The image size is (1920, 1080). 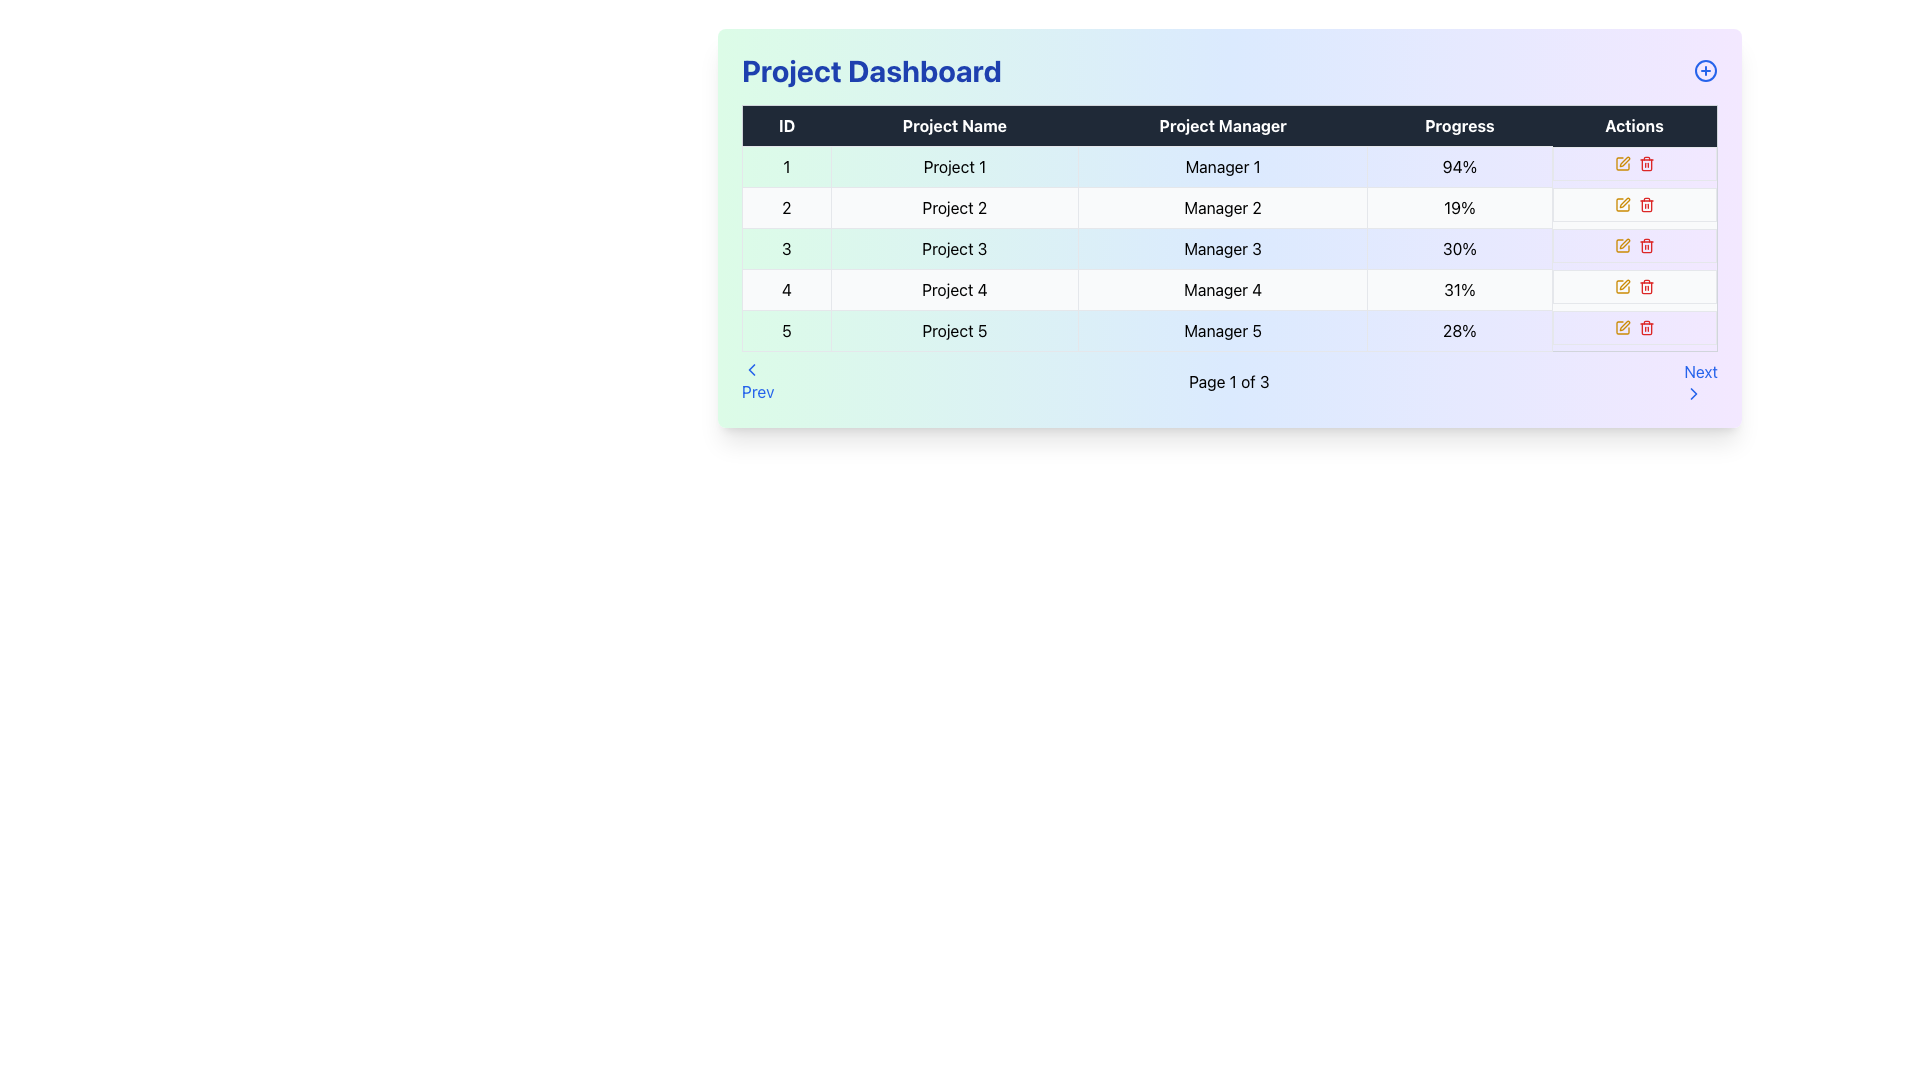 What do you see at coordinates (1459, 289) in the screenshot?
I see `the table cell displaying the progress percentage of 31% for 'Manager 4', located in the fourth row and fourth column of the table` at bounding box center [1459, 289].